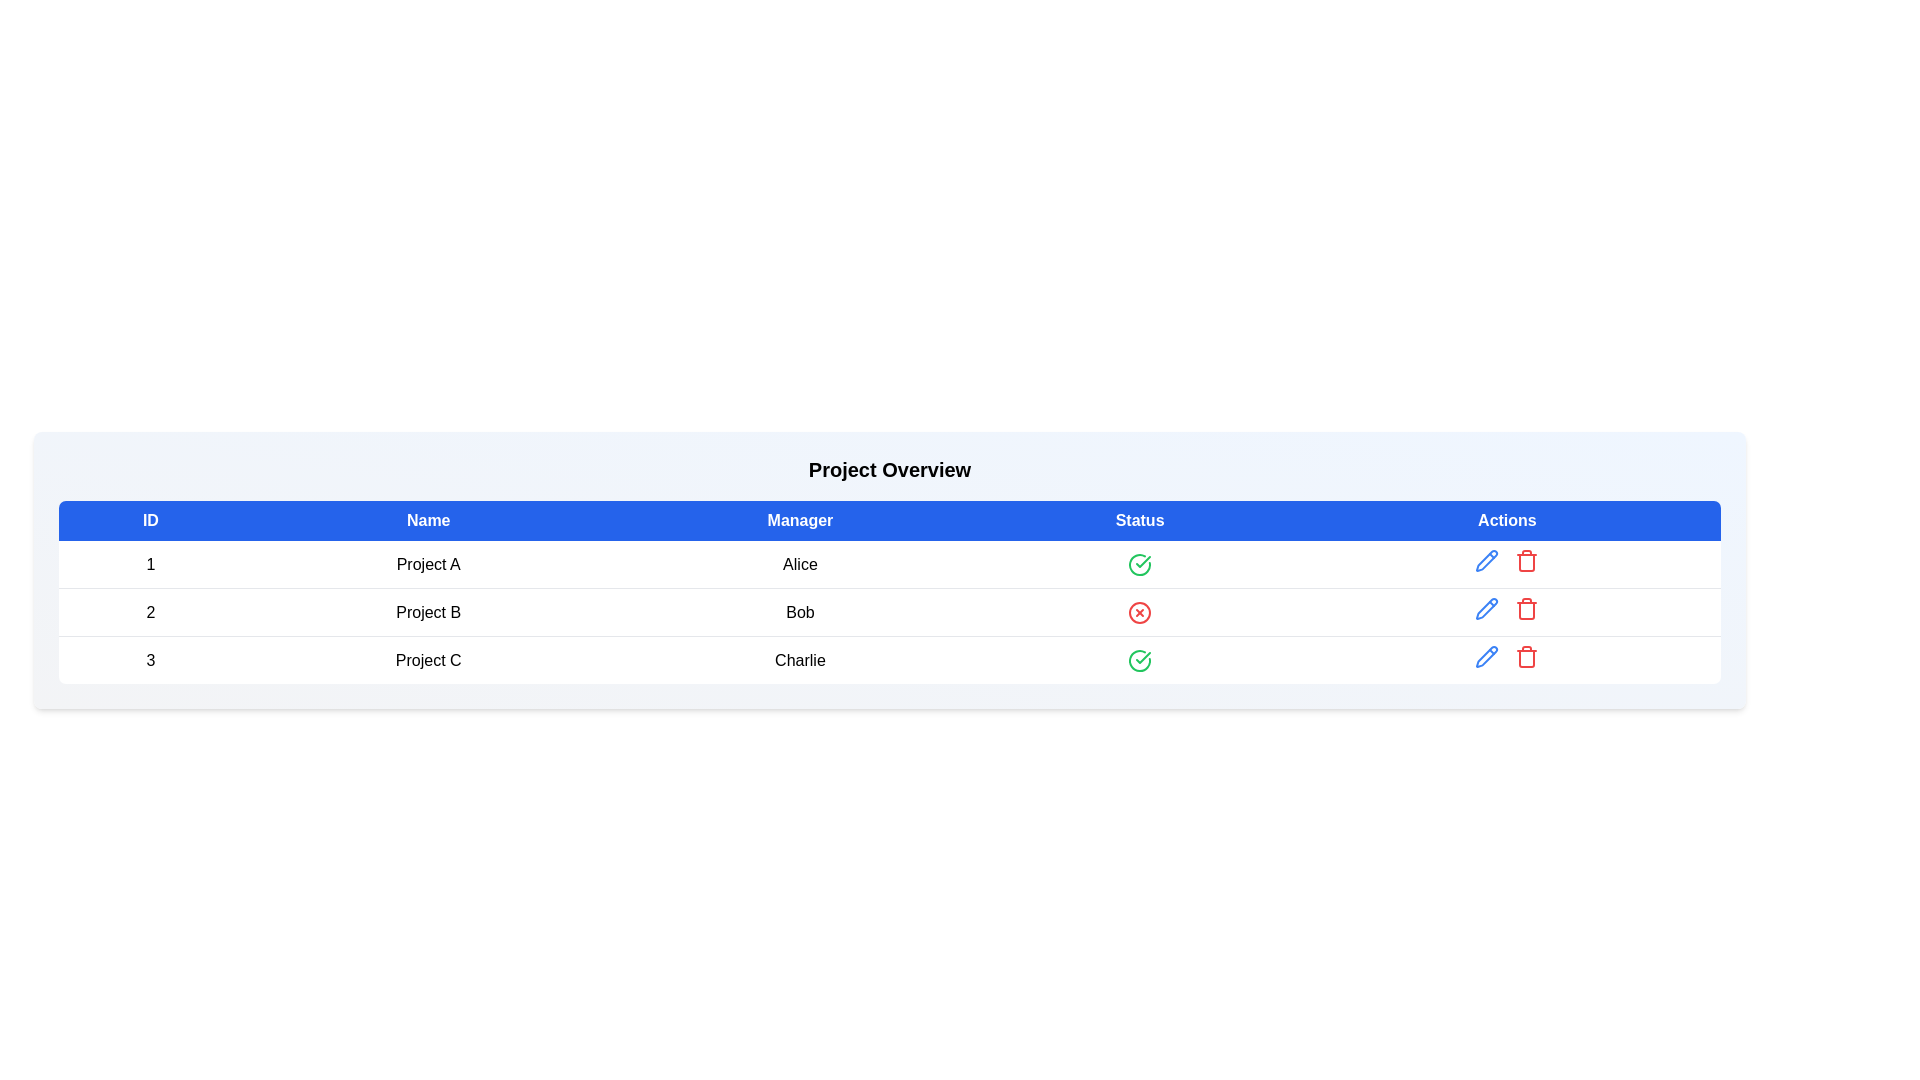 The height and width of the screenshot is (1080, 1920). I want to click on the table header item labeled 'ID', which is styled with bold text and a blue background, located at the top-left corner of the table, so click(149, 519).